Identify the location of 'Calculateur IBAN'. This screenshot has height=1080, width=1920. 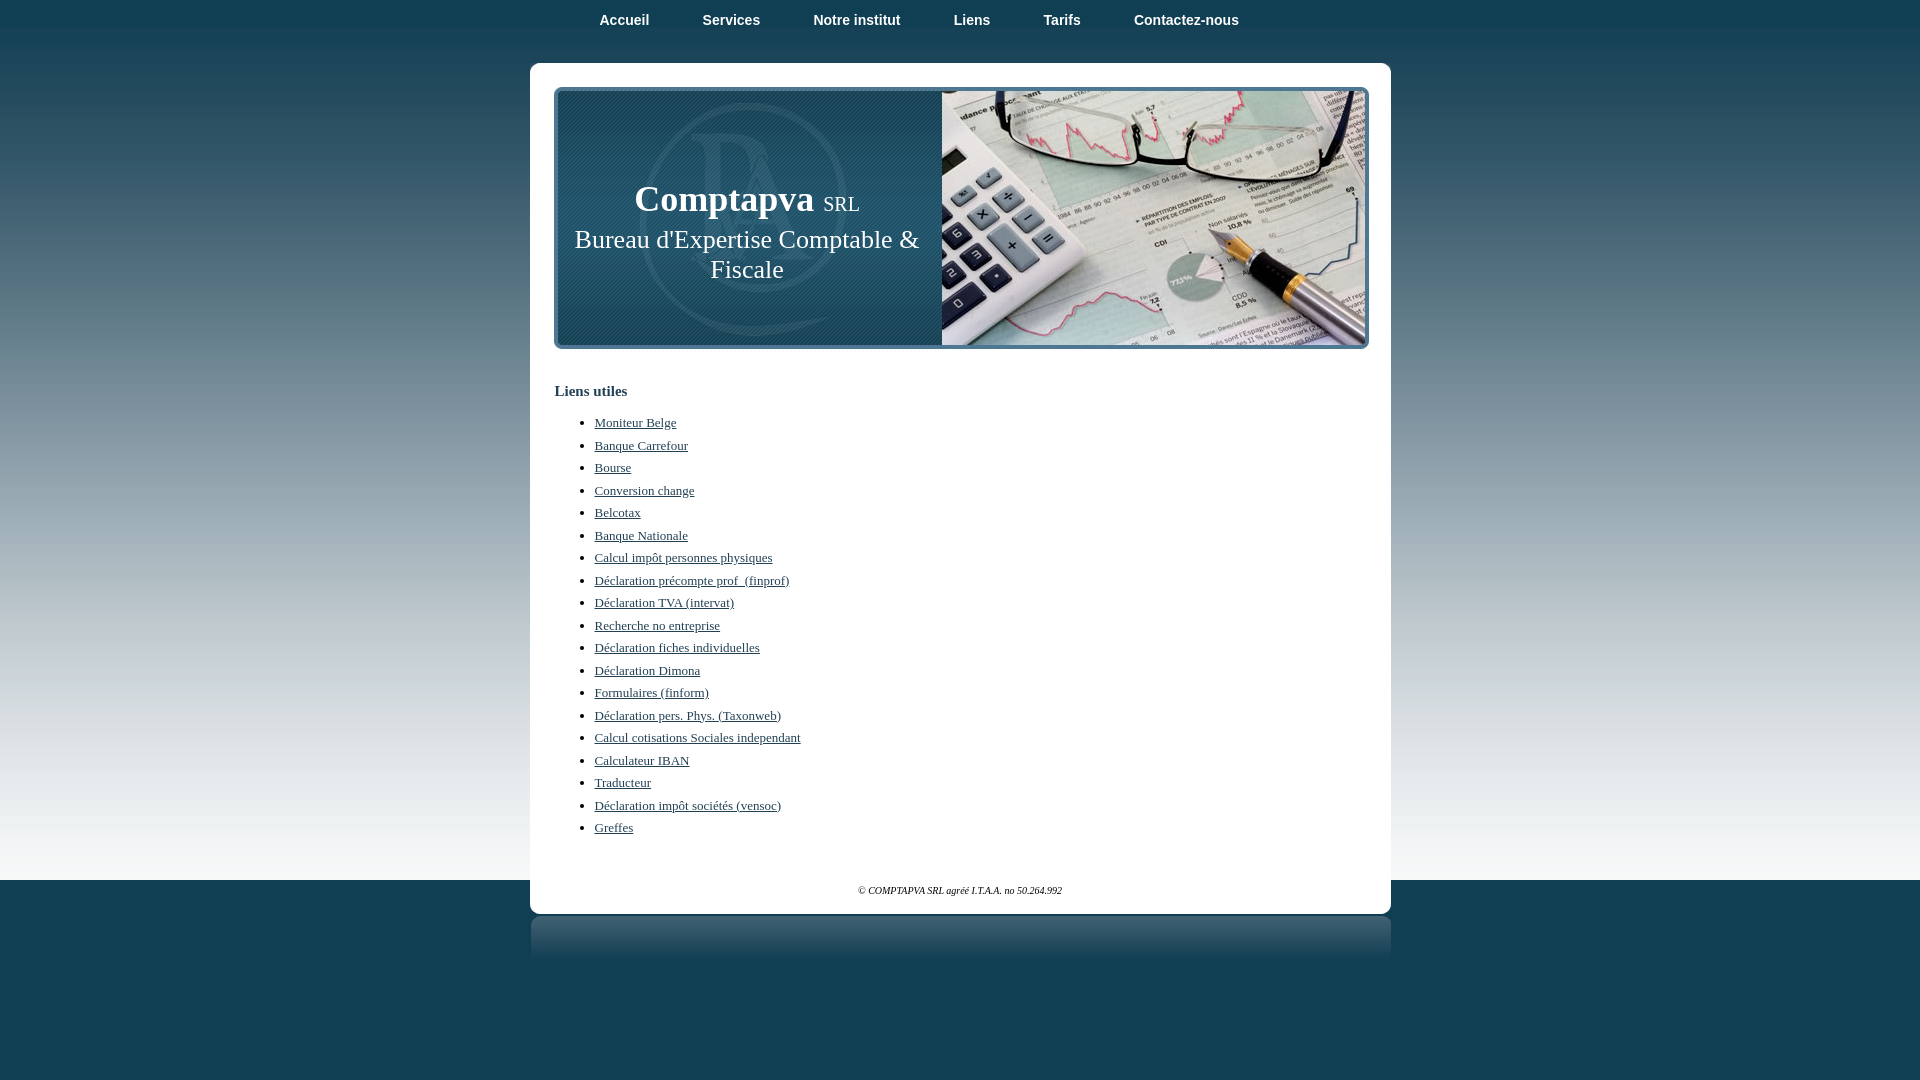
(593, 759).